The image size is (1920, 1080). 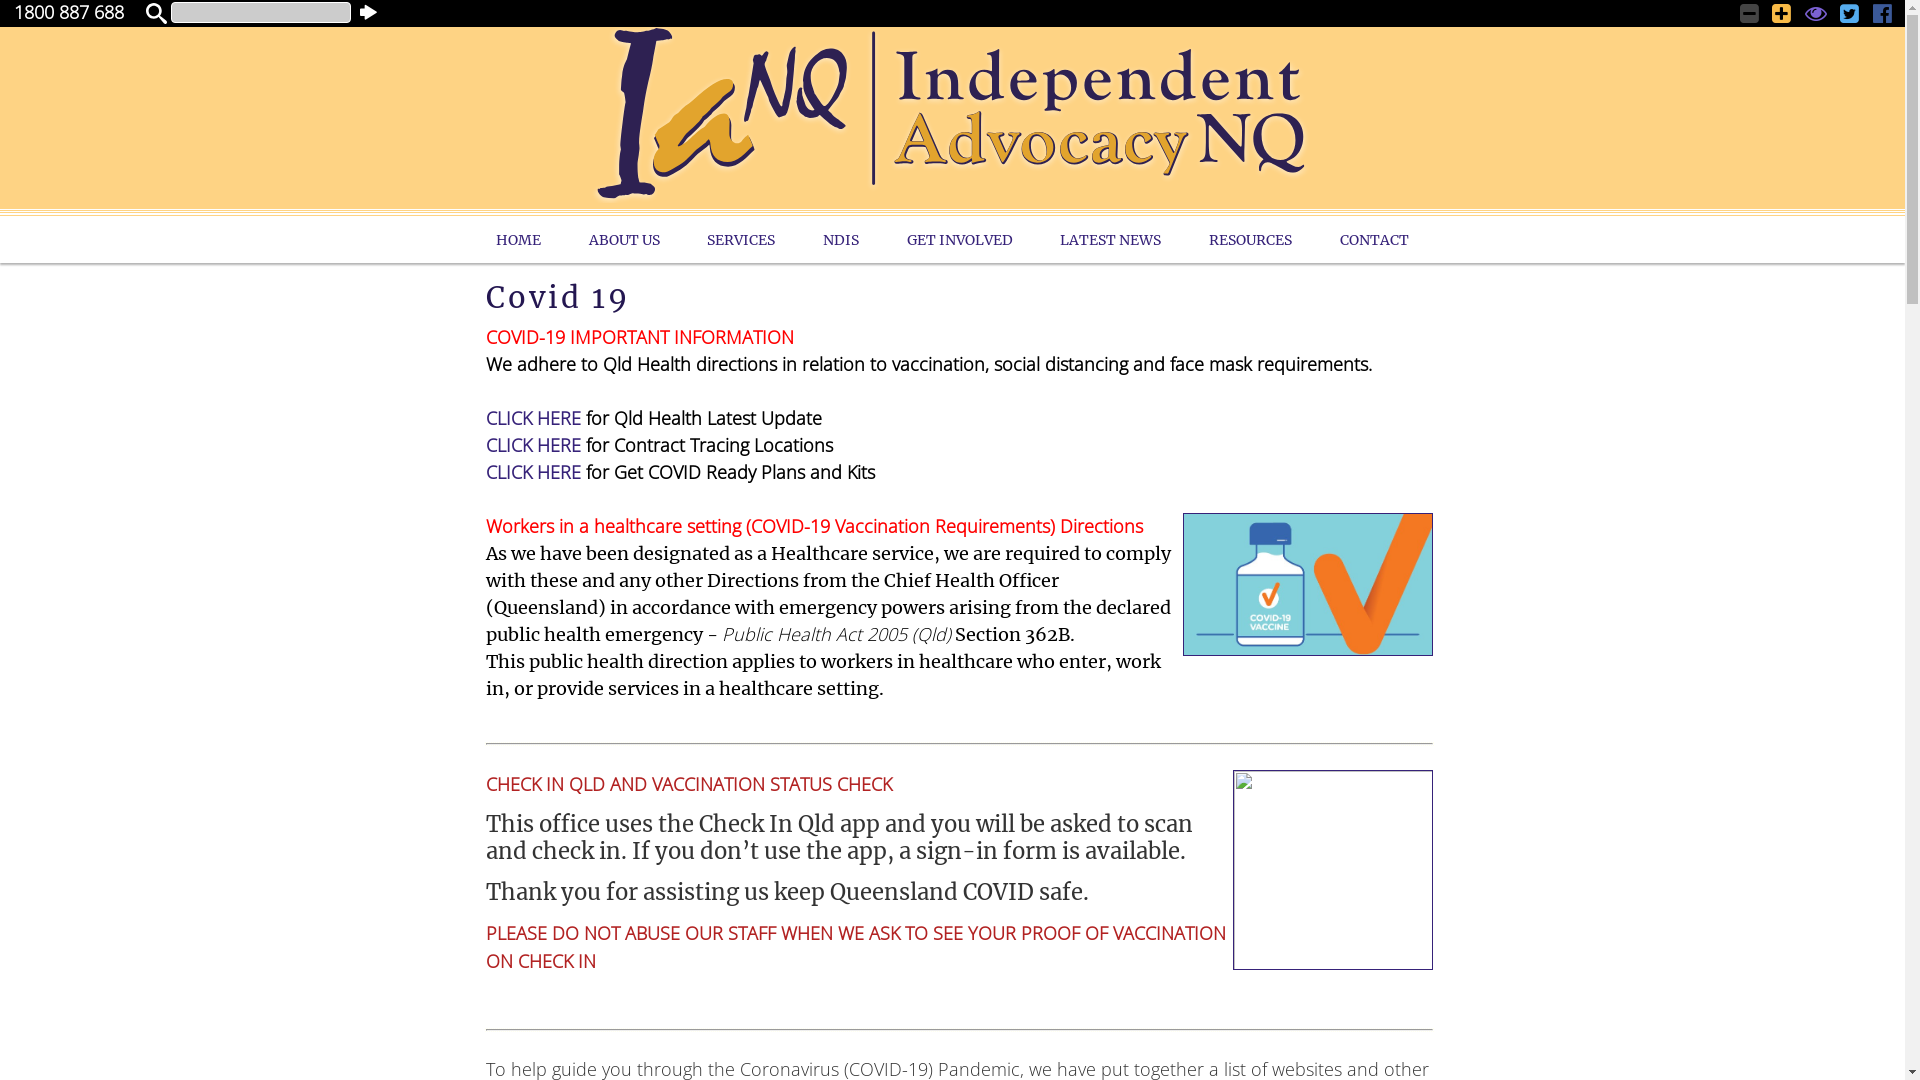 I want to click on 'LATEST NEWS', so click(x=1110, y=238).